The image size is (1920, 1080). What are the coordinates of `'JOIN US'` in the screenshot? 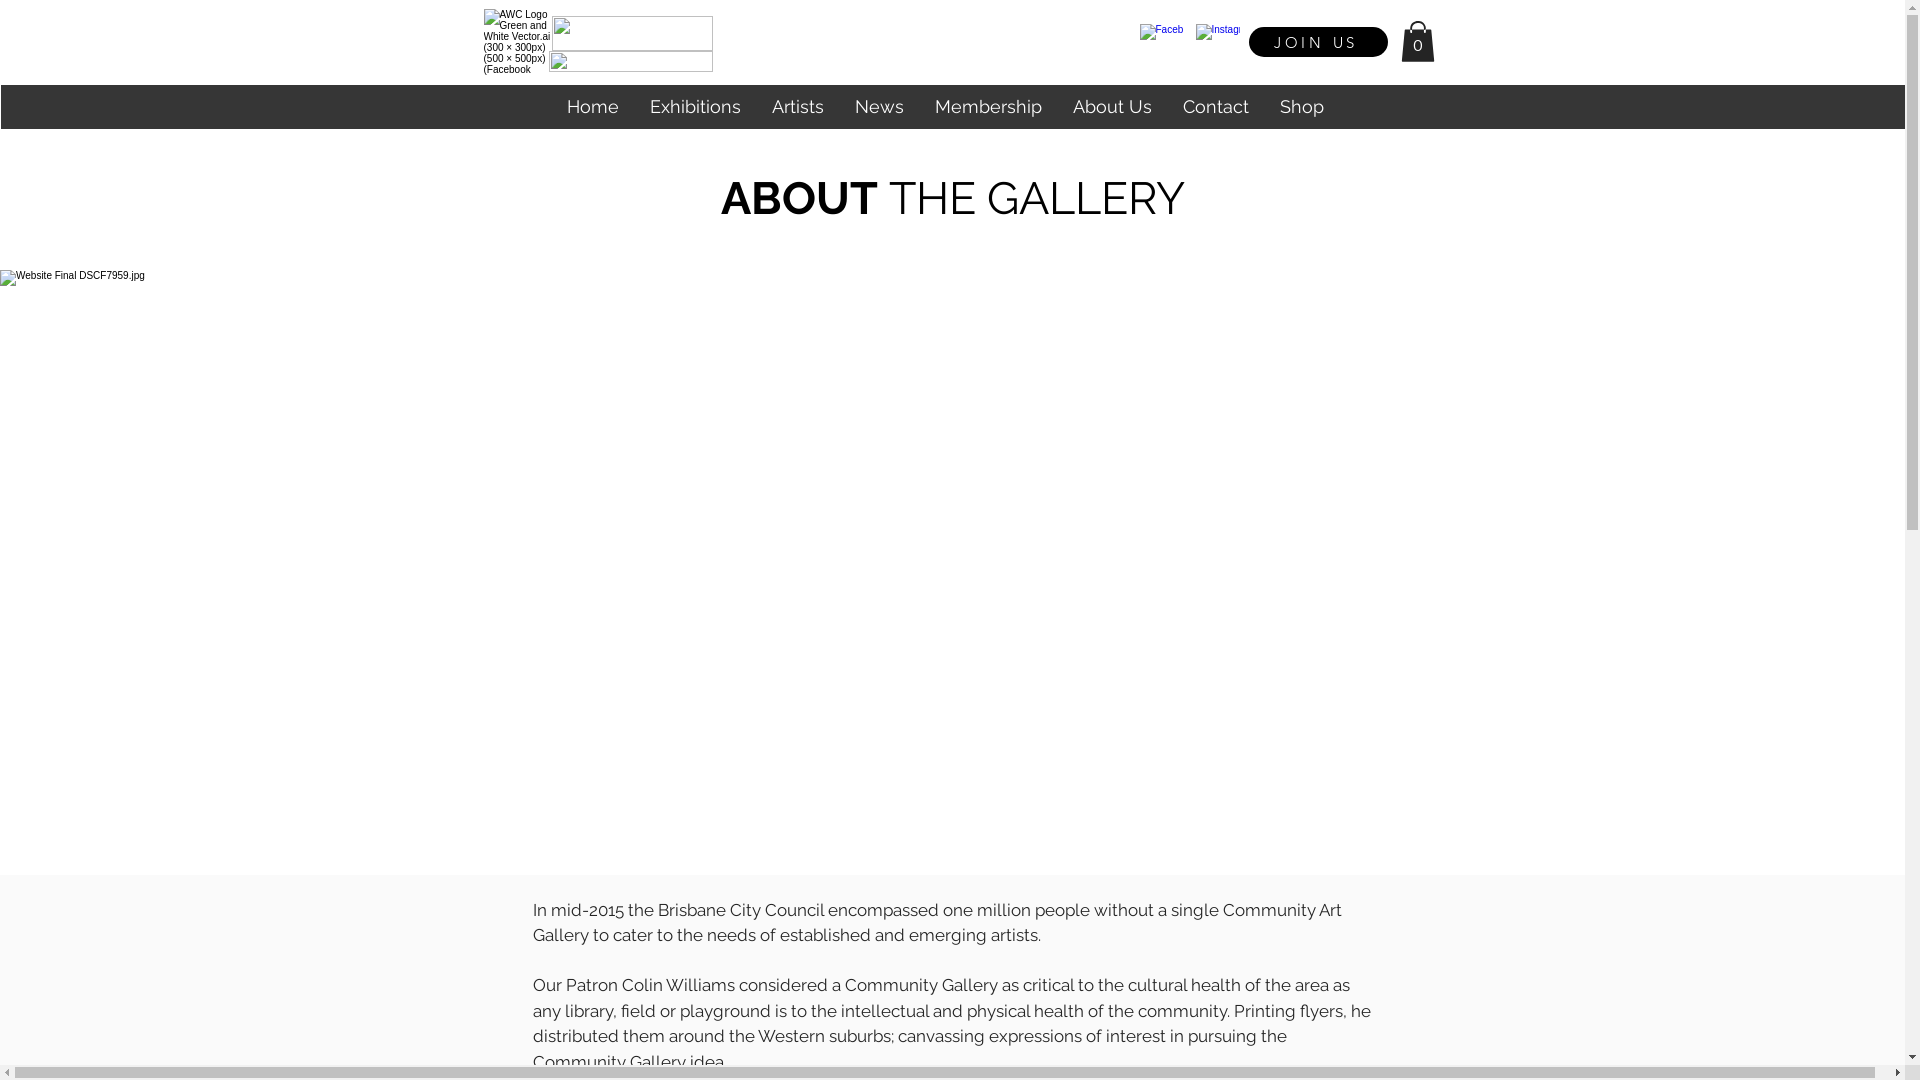 It's located at (1317, 42).